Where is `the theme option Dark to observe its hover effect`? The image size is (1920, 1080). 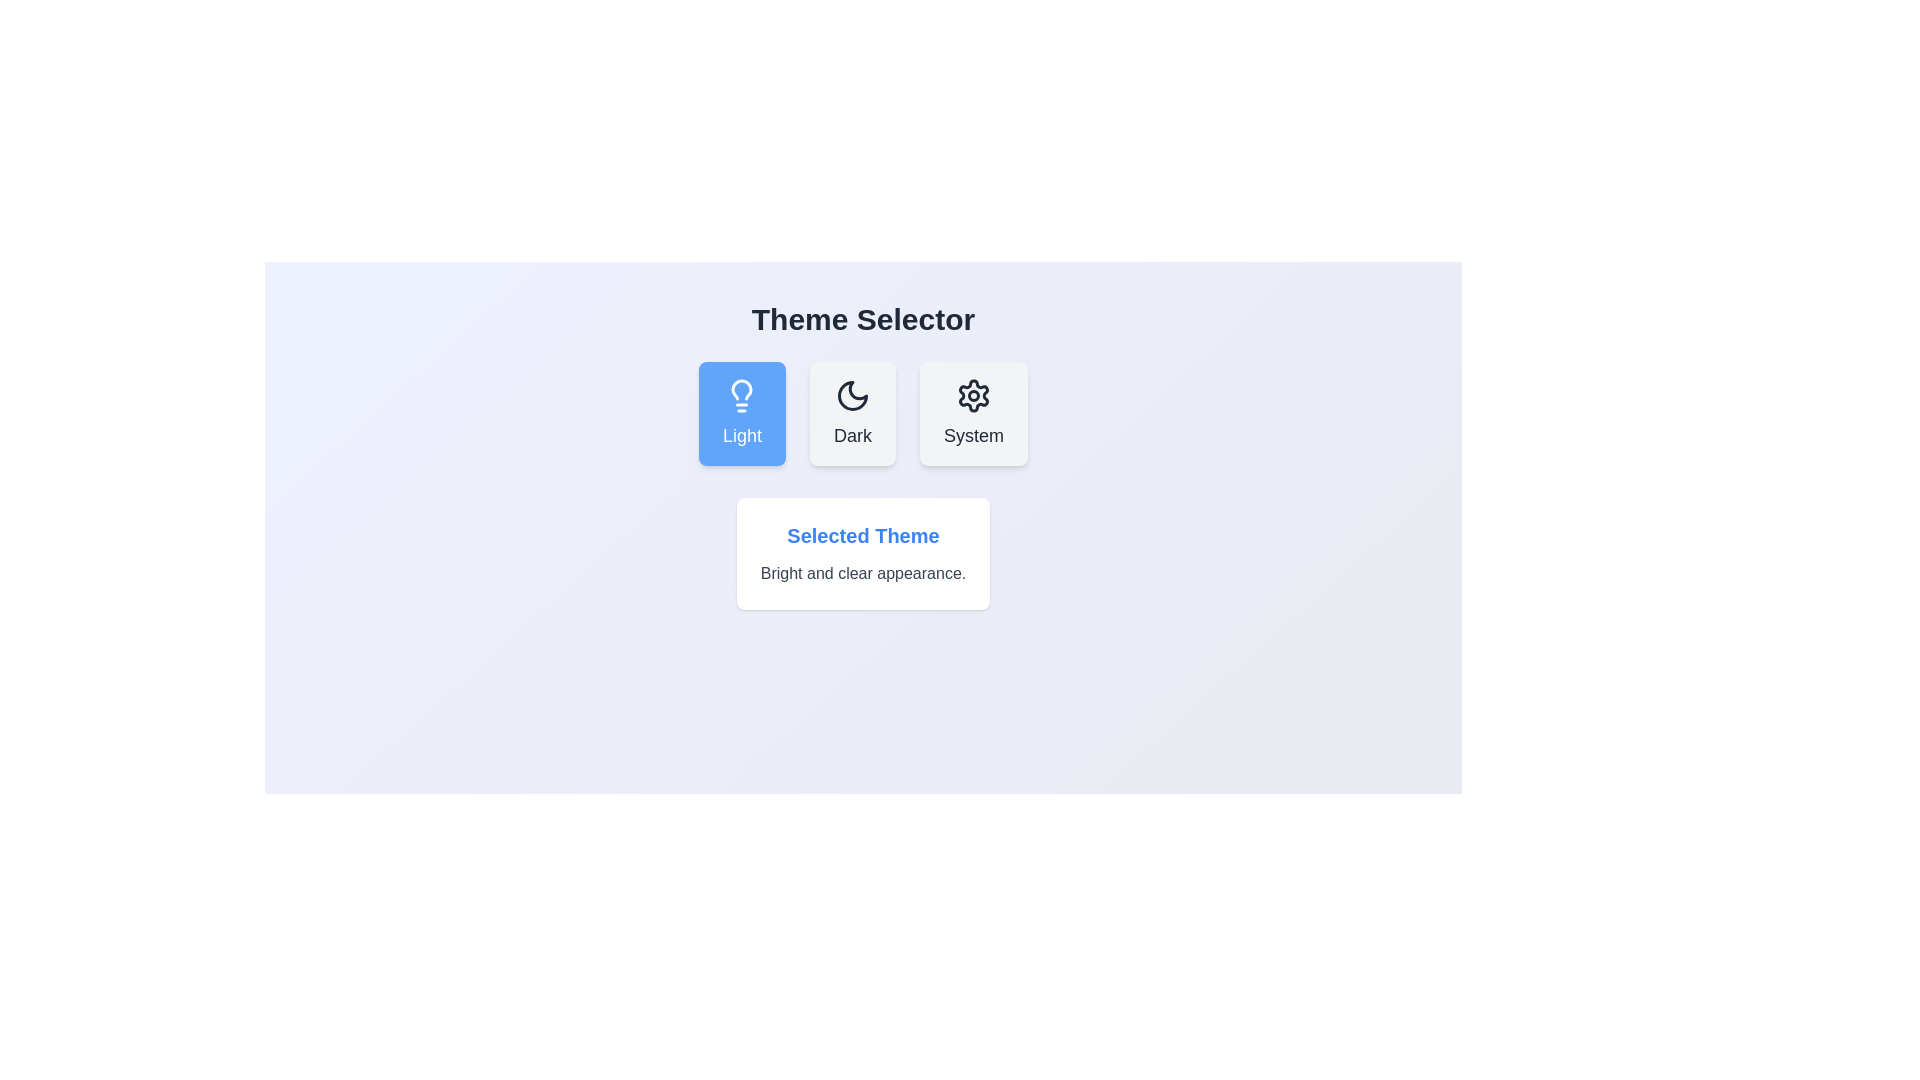
the theme option Dark to observe its hover effect is located at coordinates (853, 412).